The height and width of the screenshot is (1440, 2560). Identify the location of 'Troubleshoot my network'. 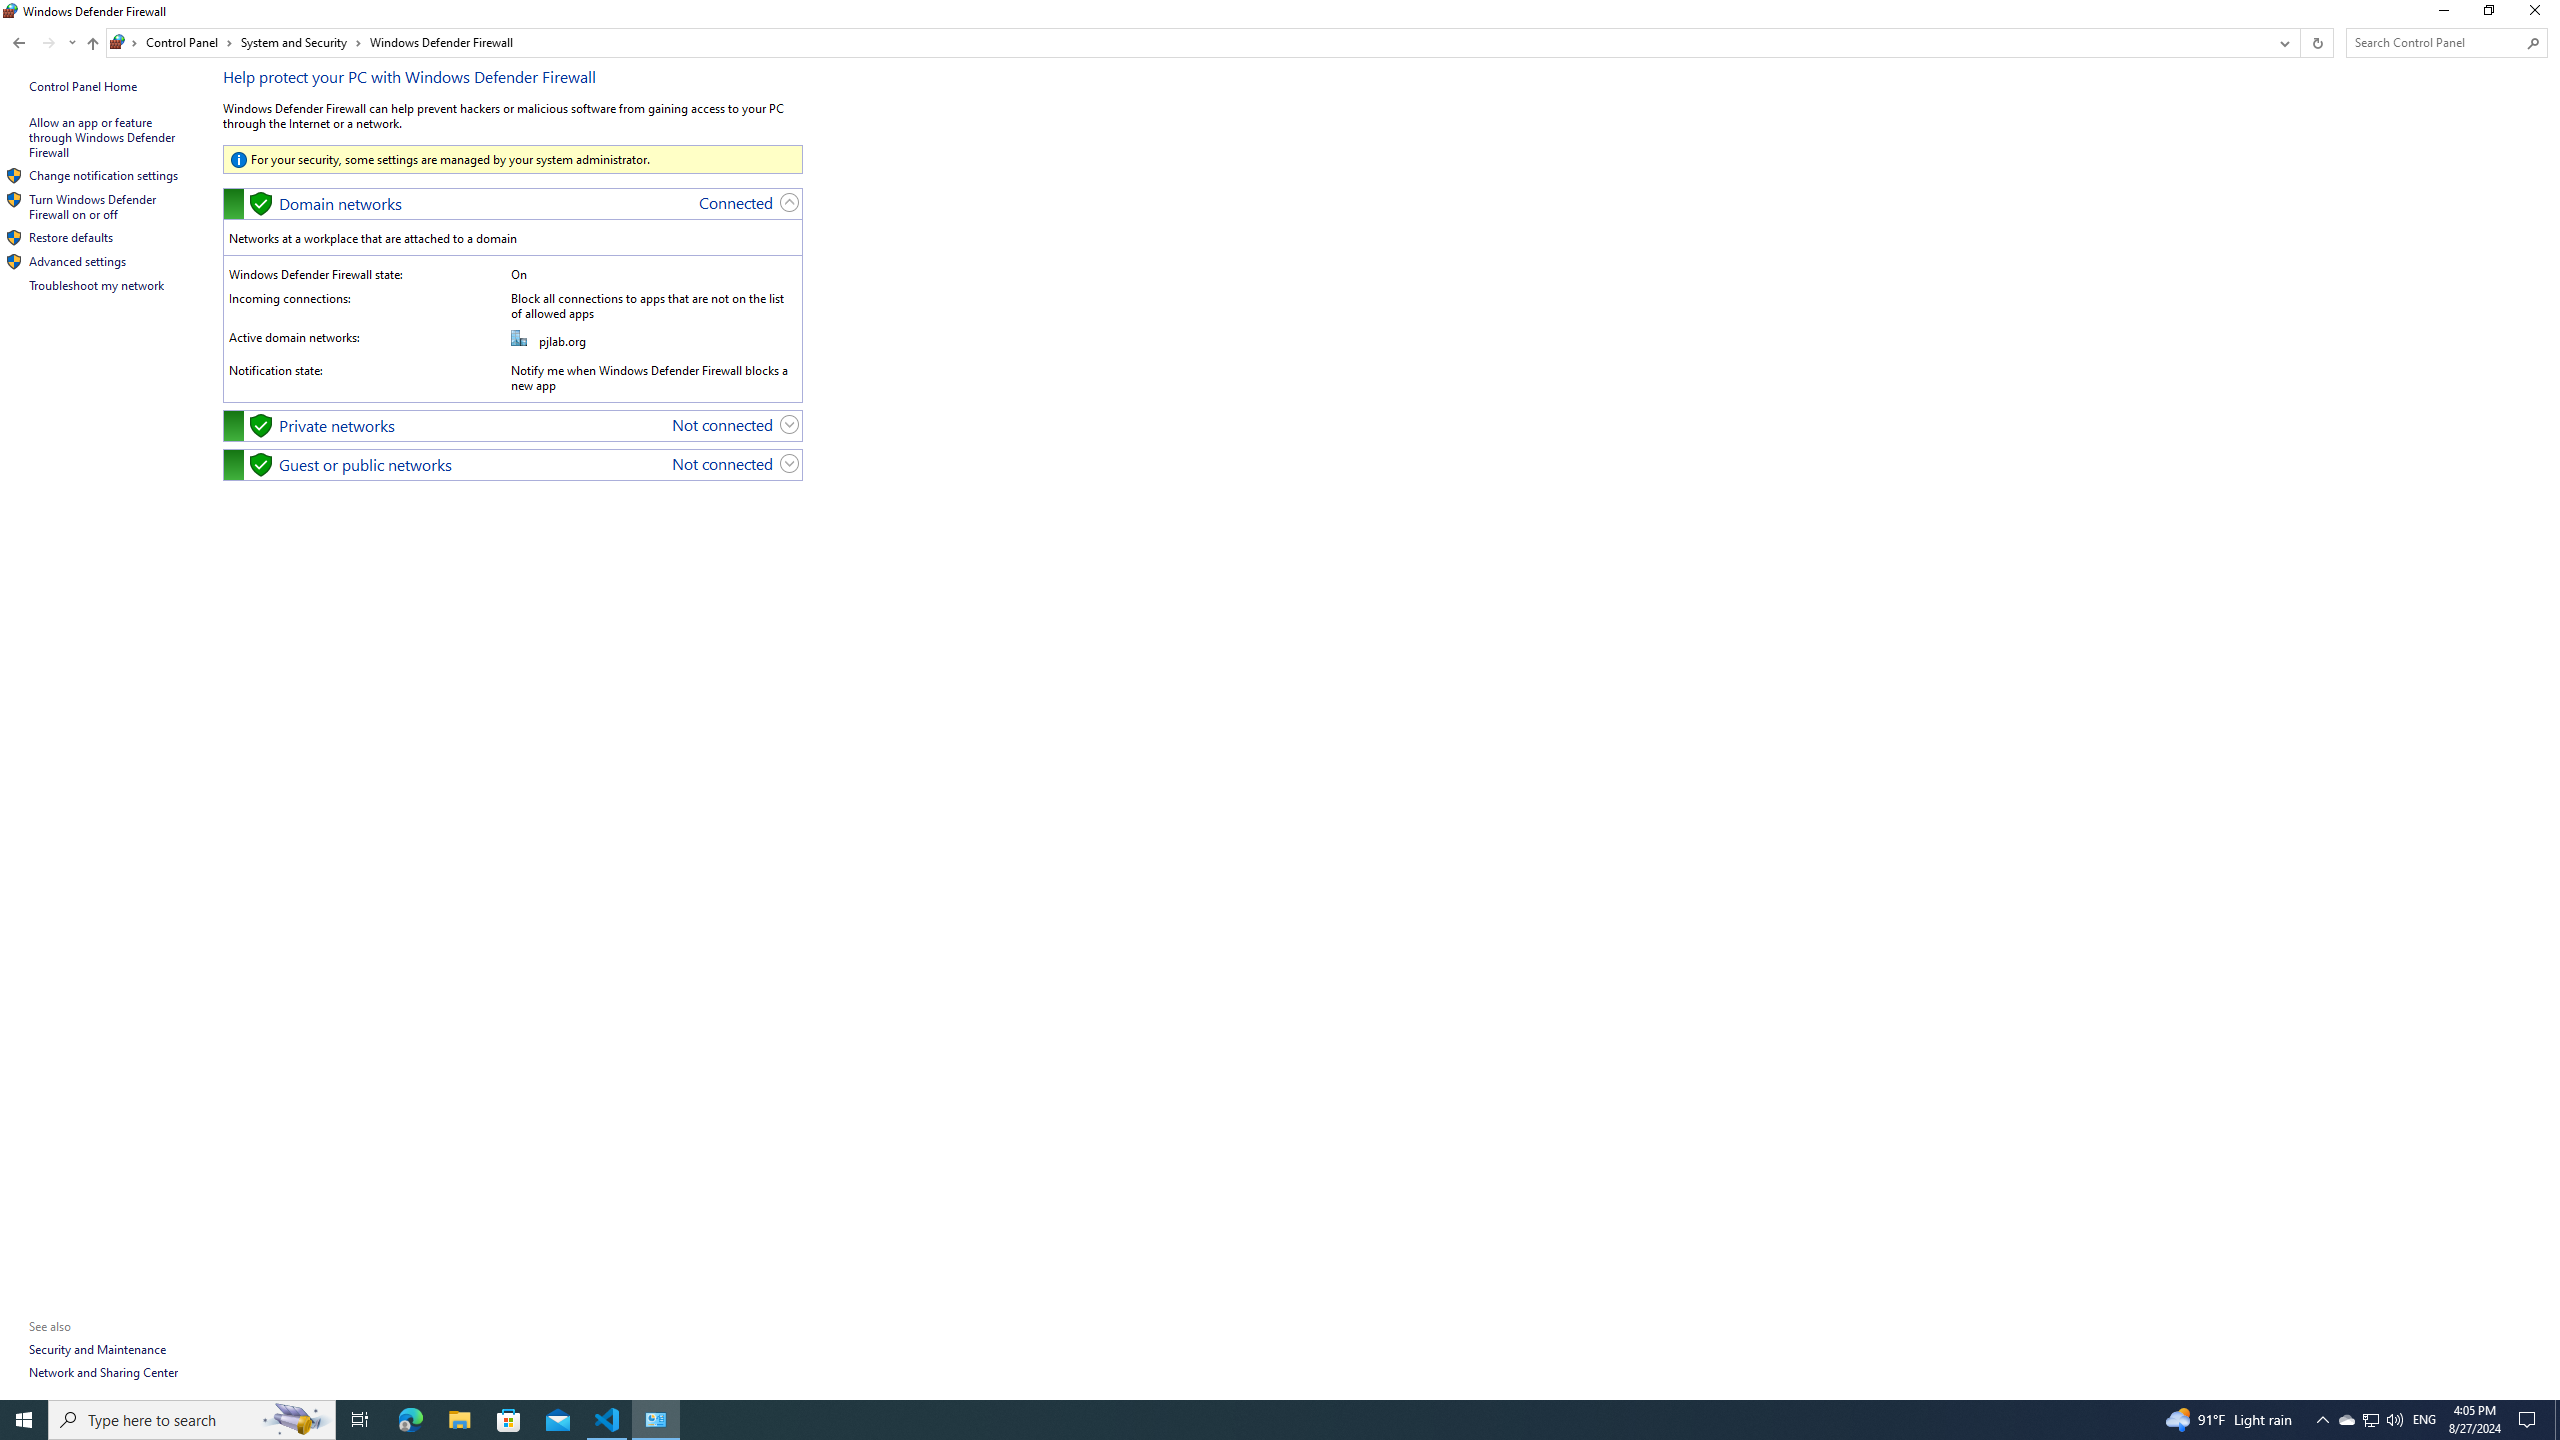
(97, 284).